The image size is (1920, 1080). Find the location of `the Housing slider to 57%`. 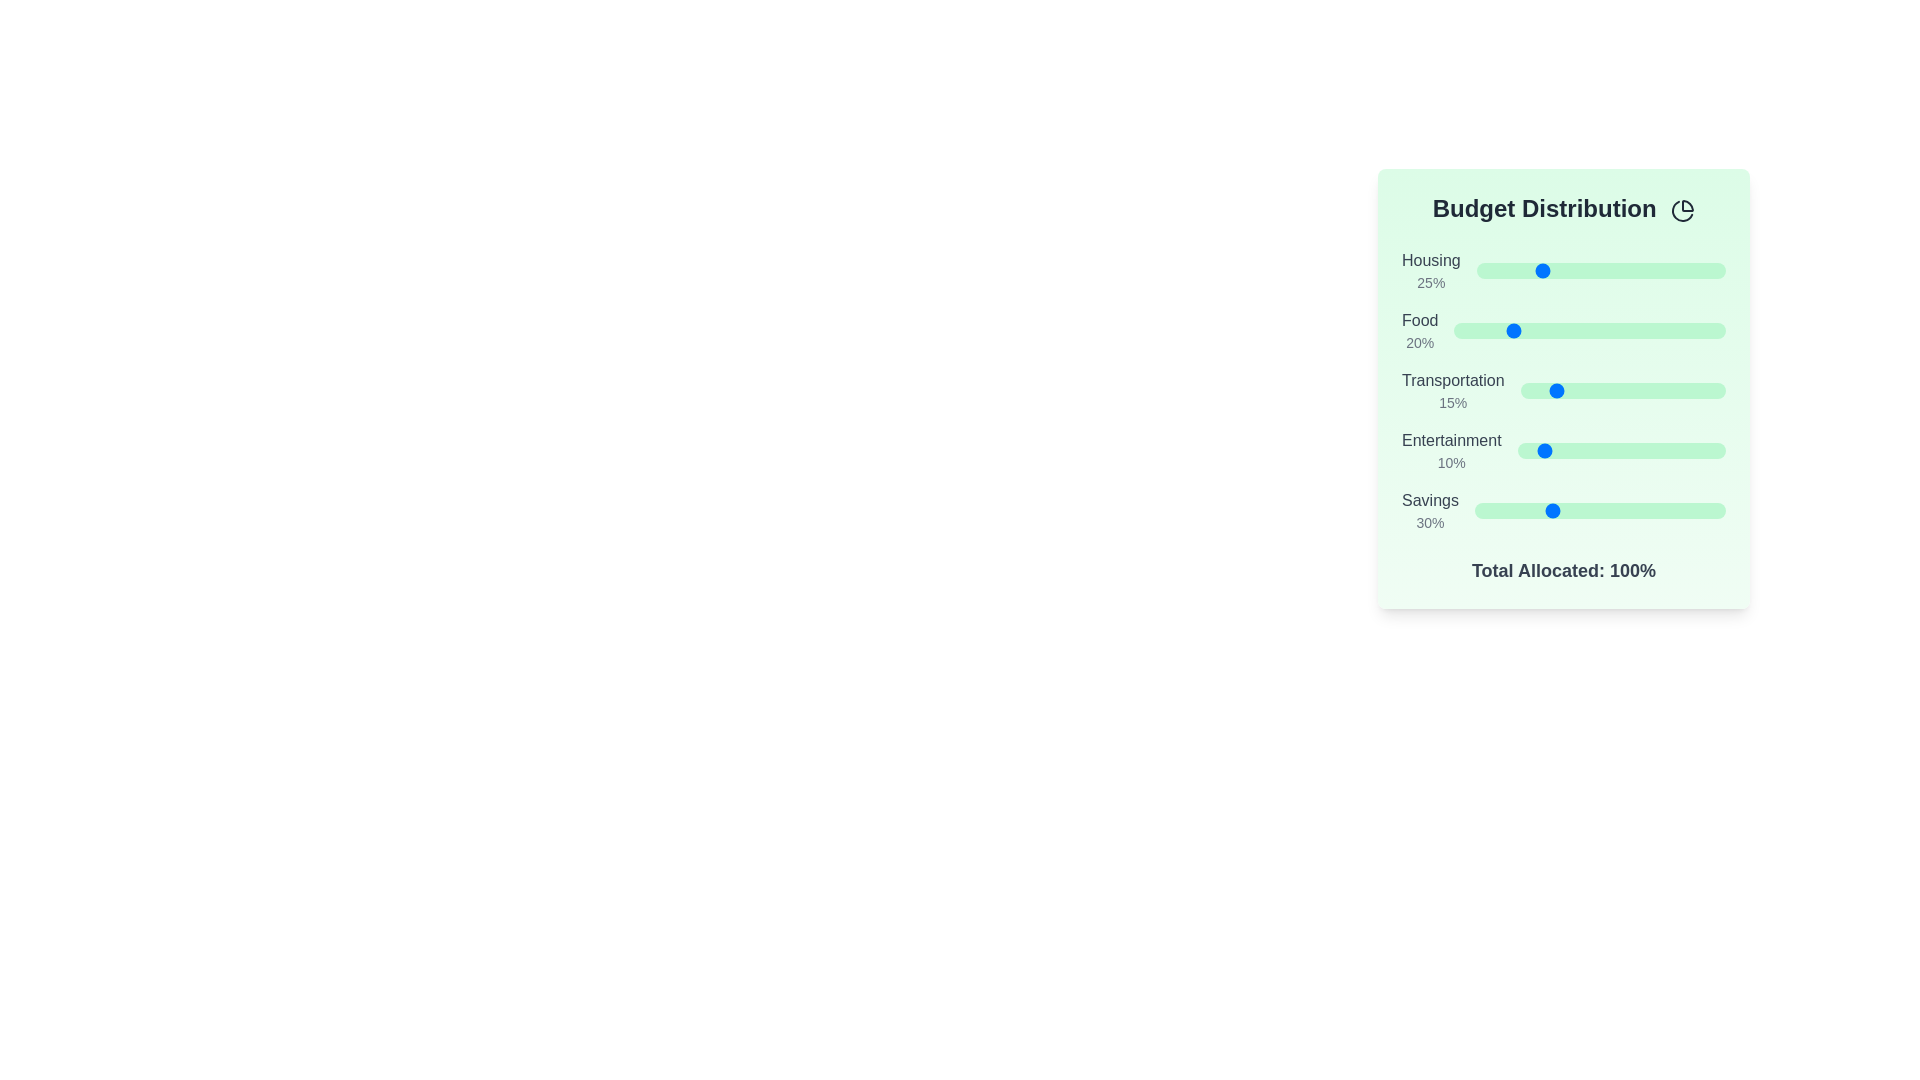

the Housing slider to 57% is located at coordinates (1618, 270).